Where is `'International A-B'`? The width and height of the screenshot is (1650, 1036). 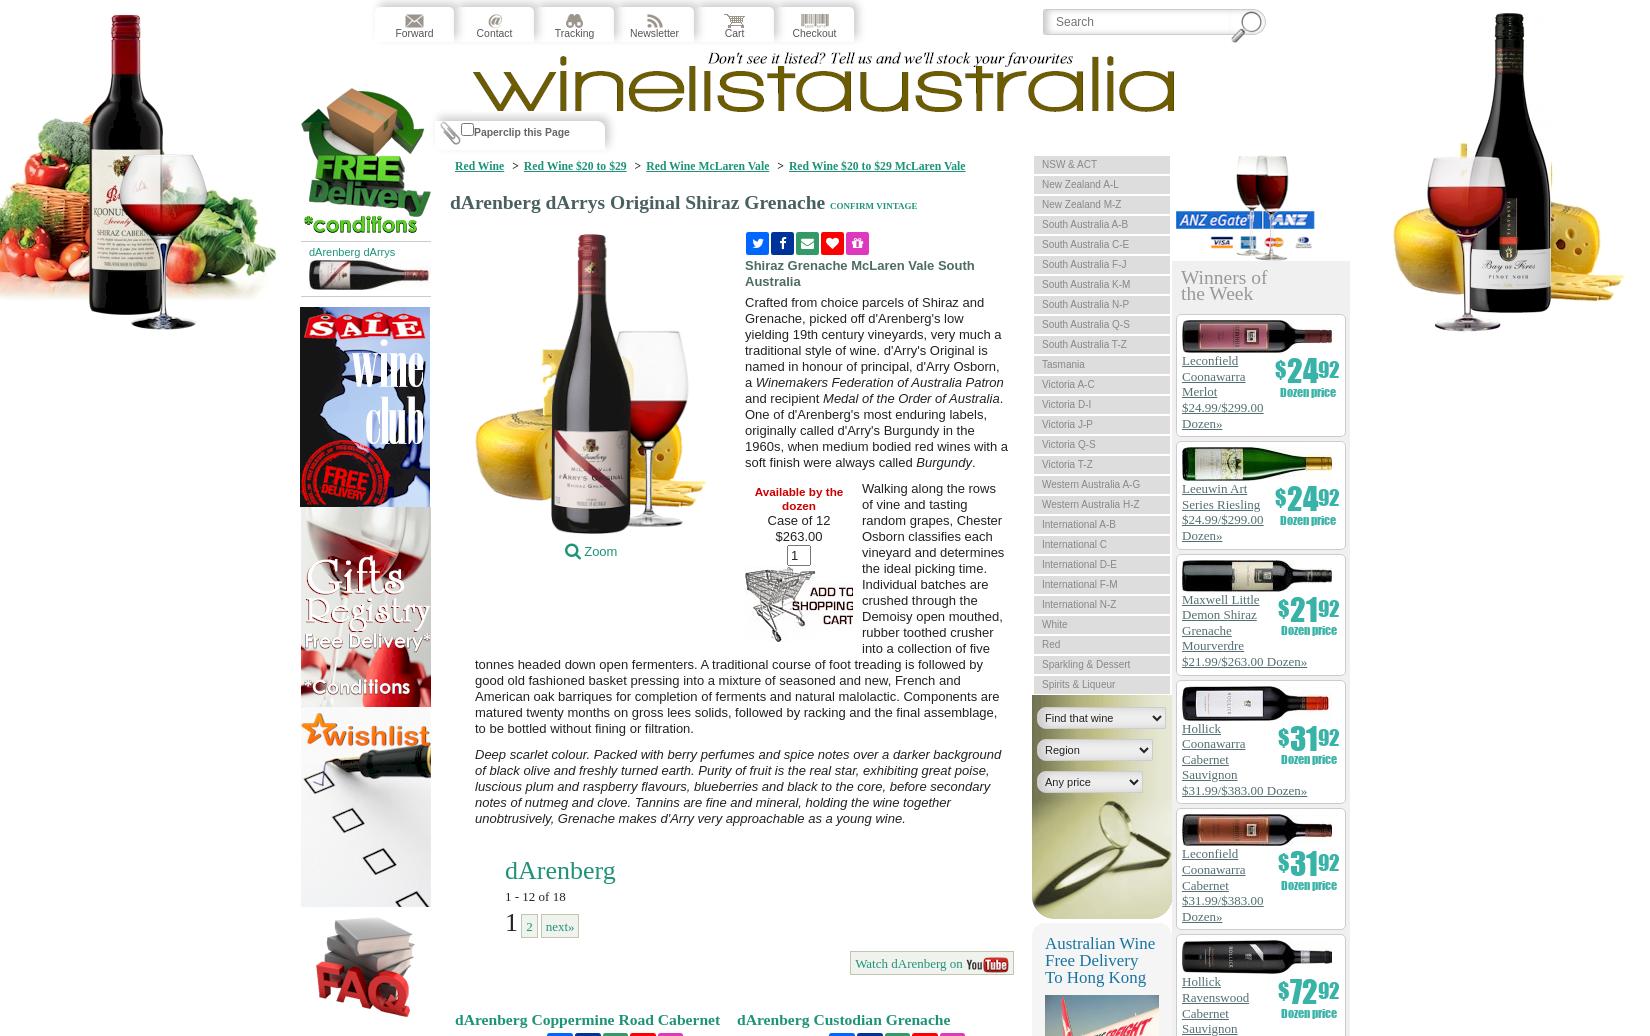 'International A-B' is located at coordinates (1041, 524).